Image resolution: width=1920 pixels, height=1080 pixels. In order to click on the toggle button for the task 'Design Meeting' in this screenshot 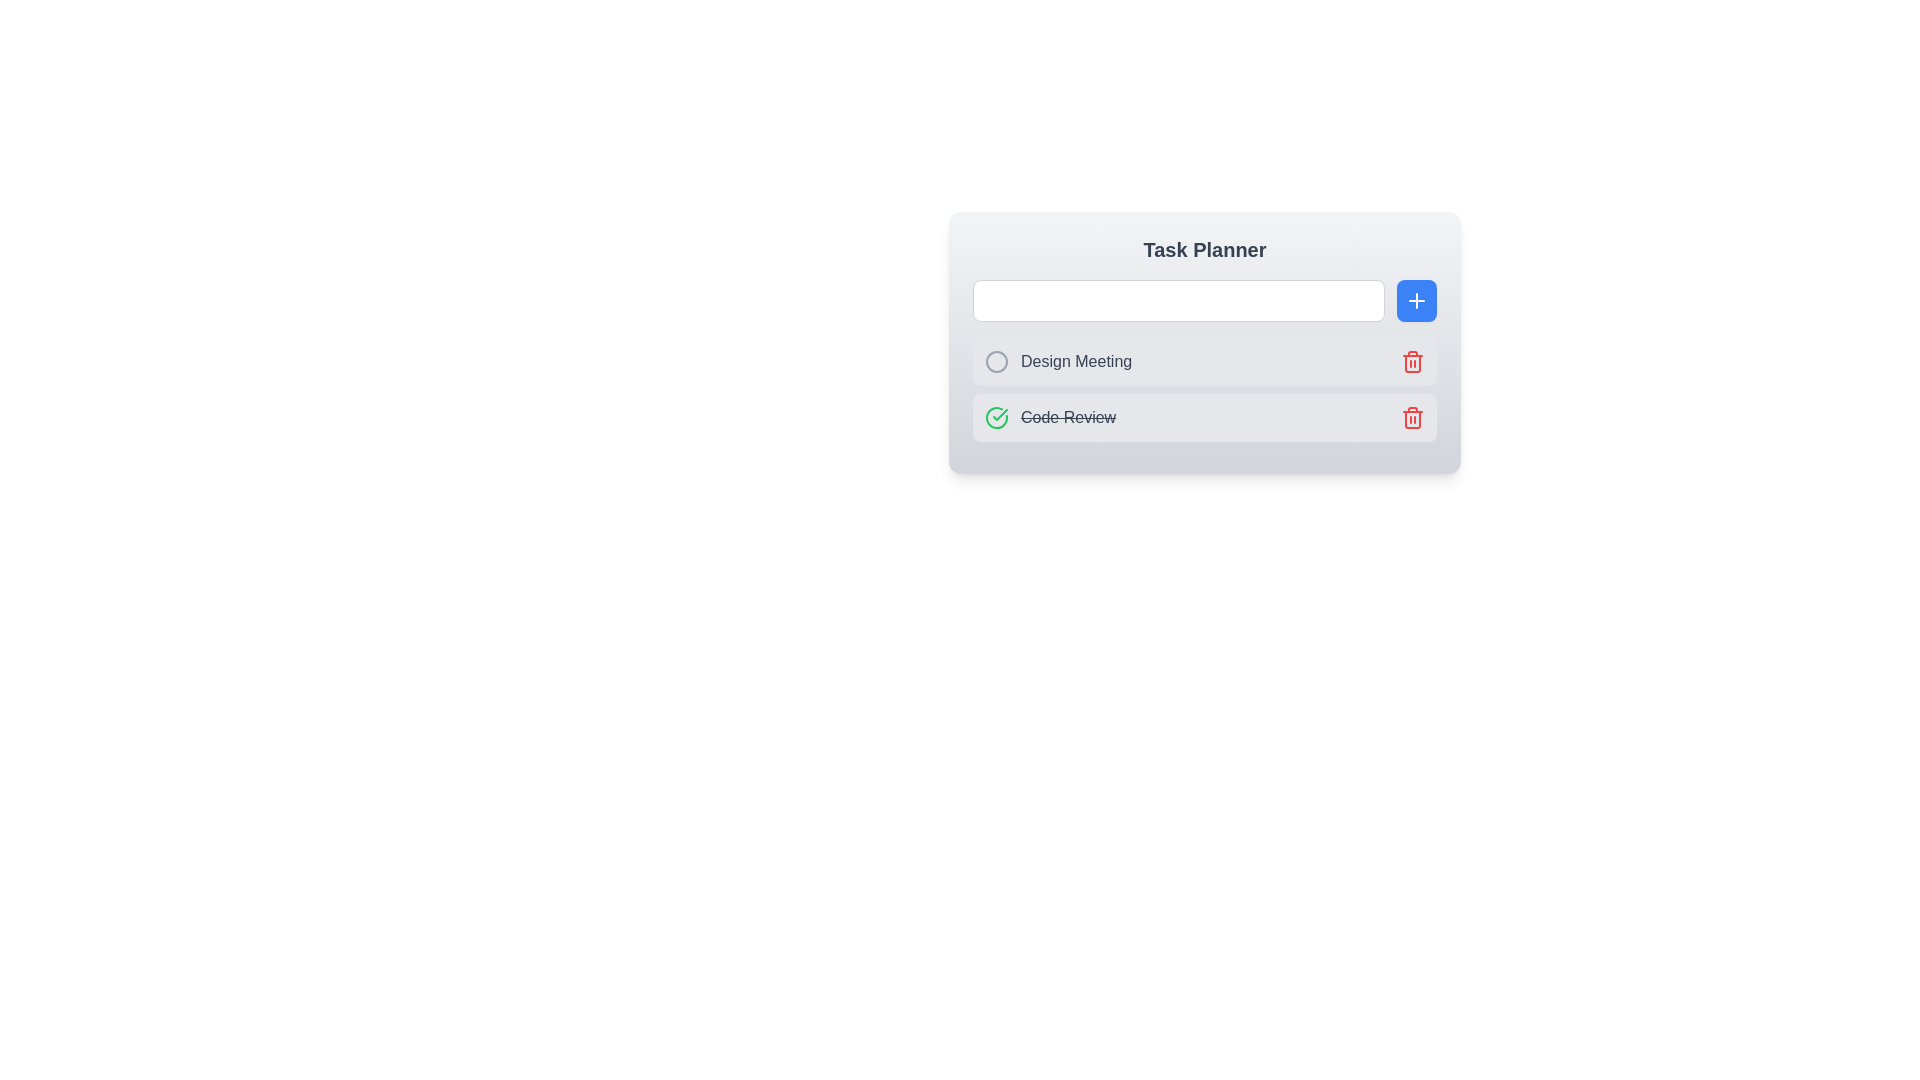, I will do `click(997, 362)`.